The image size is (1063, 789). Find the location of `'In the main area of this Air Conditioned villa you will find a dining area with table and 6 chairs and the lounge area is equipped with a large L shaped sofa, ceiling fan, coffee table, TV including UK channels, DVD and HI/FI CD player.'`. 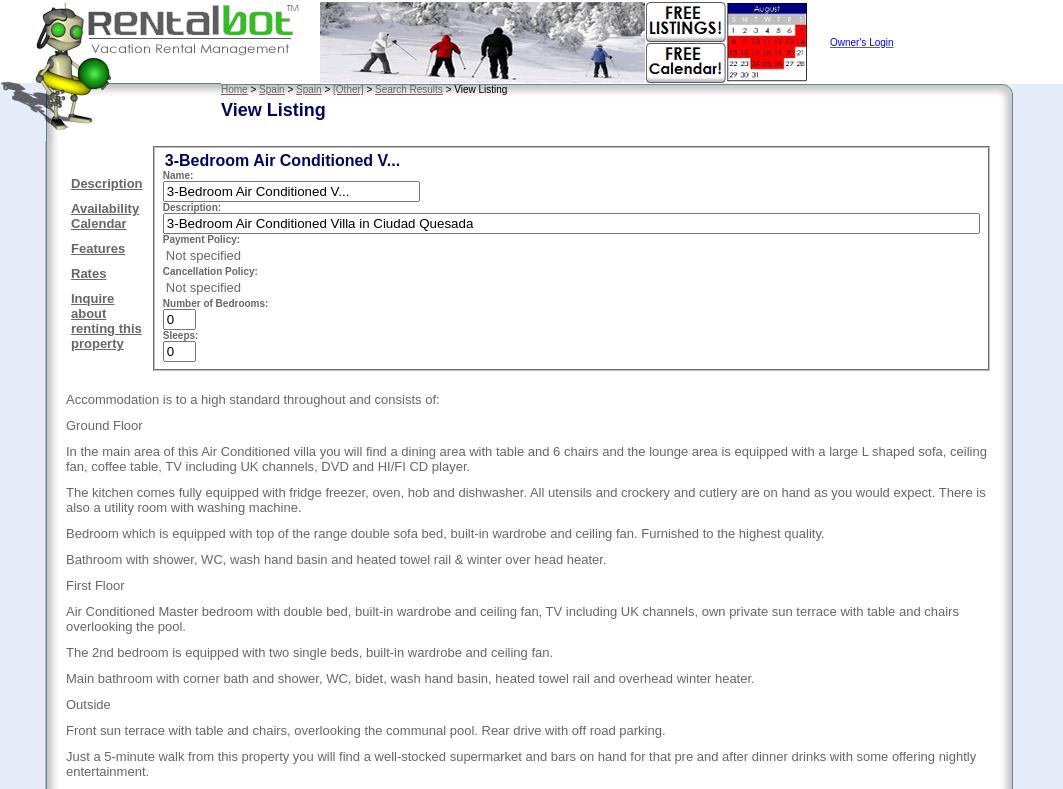

'In the main area of this Air Conditioned villa you will find a dining area with table and 6 chairs and the lounge area is equipped with a large L shaped sofa, ceiling fan, coffee table, TV including UK channels, DVD and HI/FI CD player.' is located at coordinates (525, 458).